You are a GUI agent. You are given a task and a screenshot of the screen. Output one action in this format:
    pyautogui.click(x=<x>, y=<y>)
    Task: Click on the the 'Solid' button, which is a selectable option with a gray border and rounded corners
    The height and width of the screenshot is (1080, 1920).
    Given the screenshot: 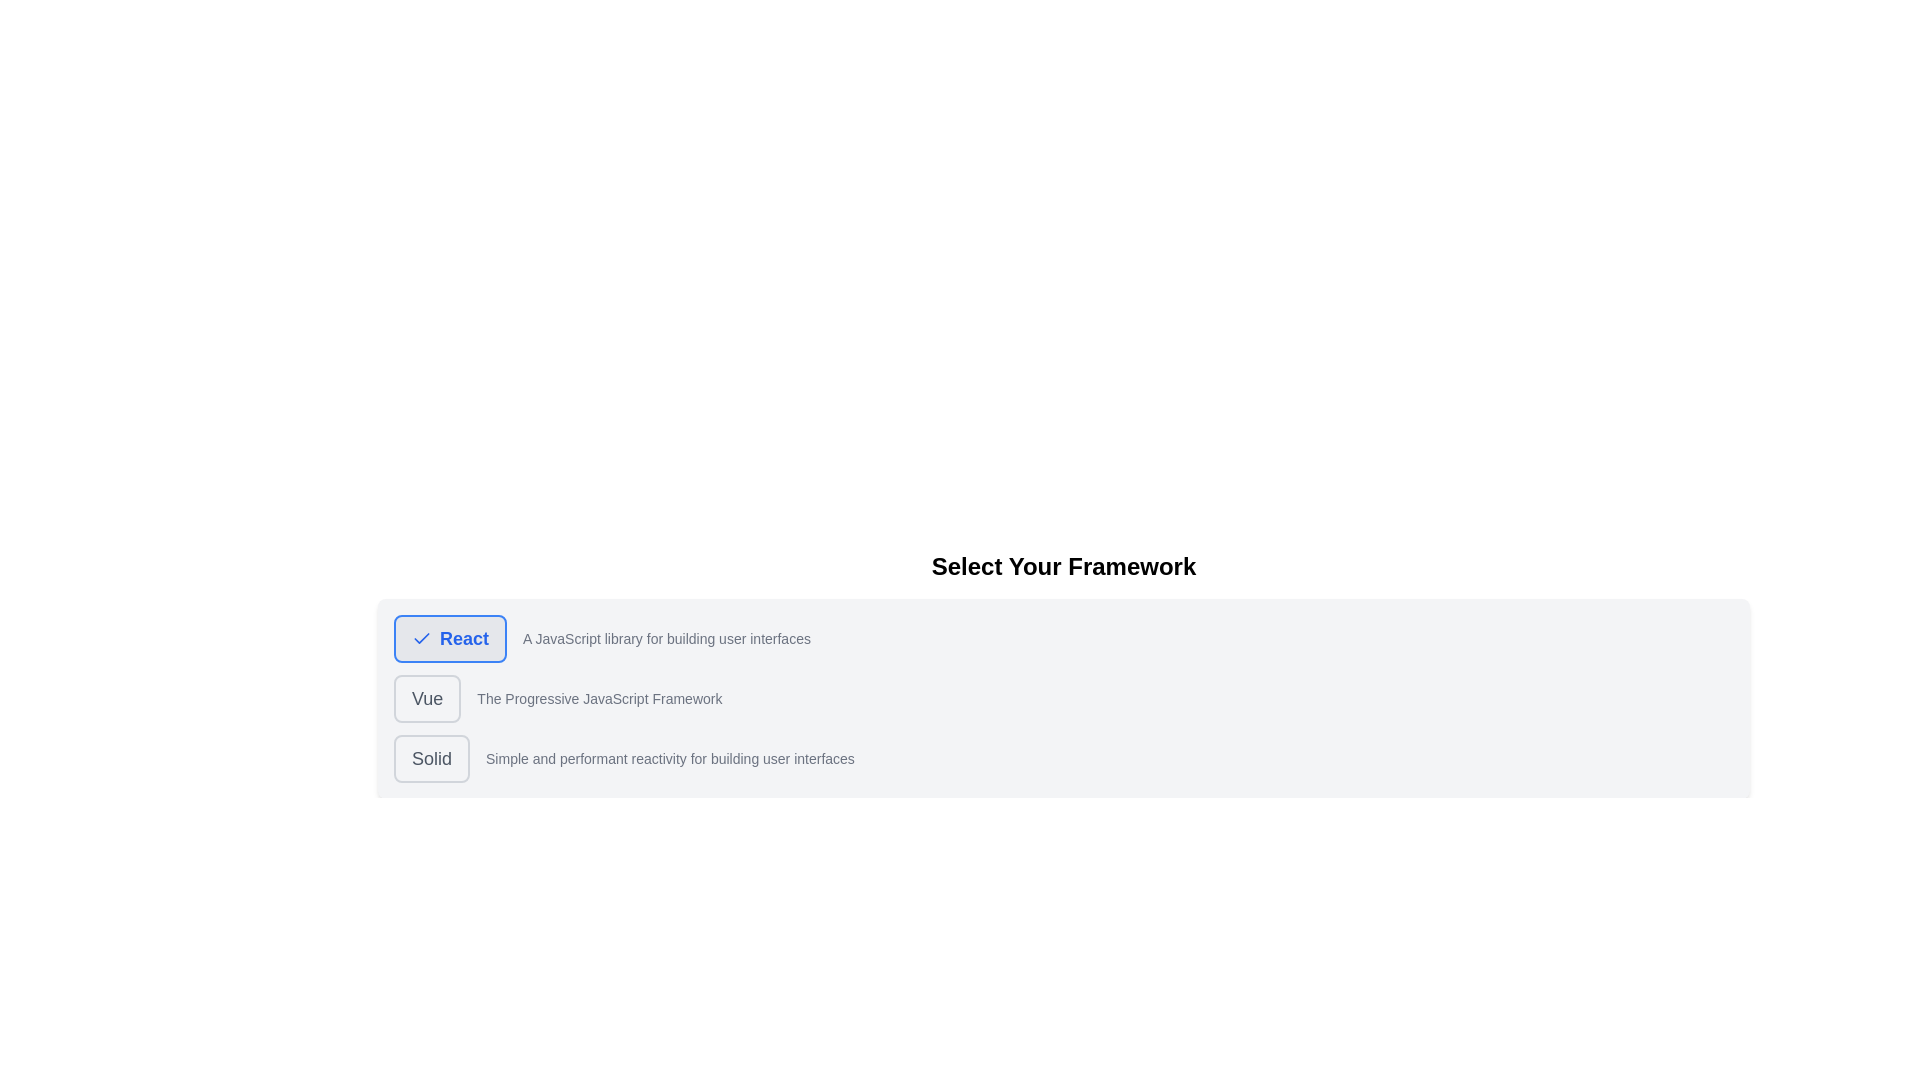 What is the action you would take?
    pyautogui.click(x=1063, y=759)
    